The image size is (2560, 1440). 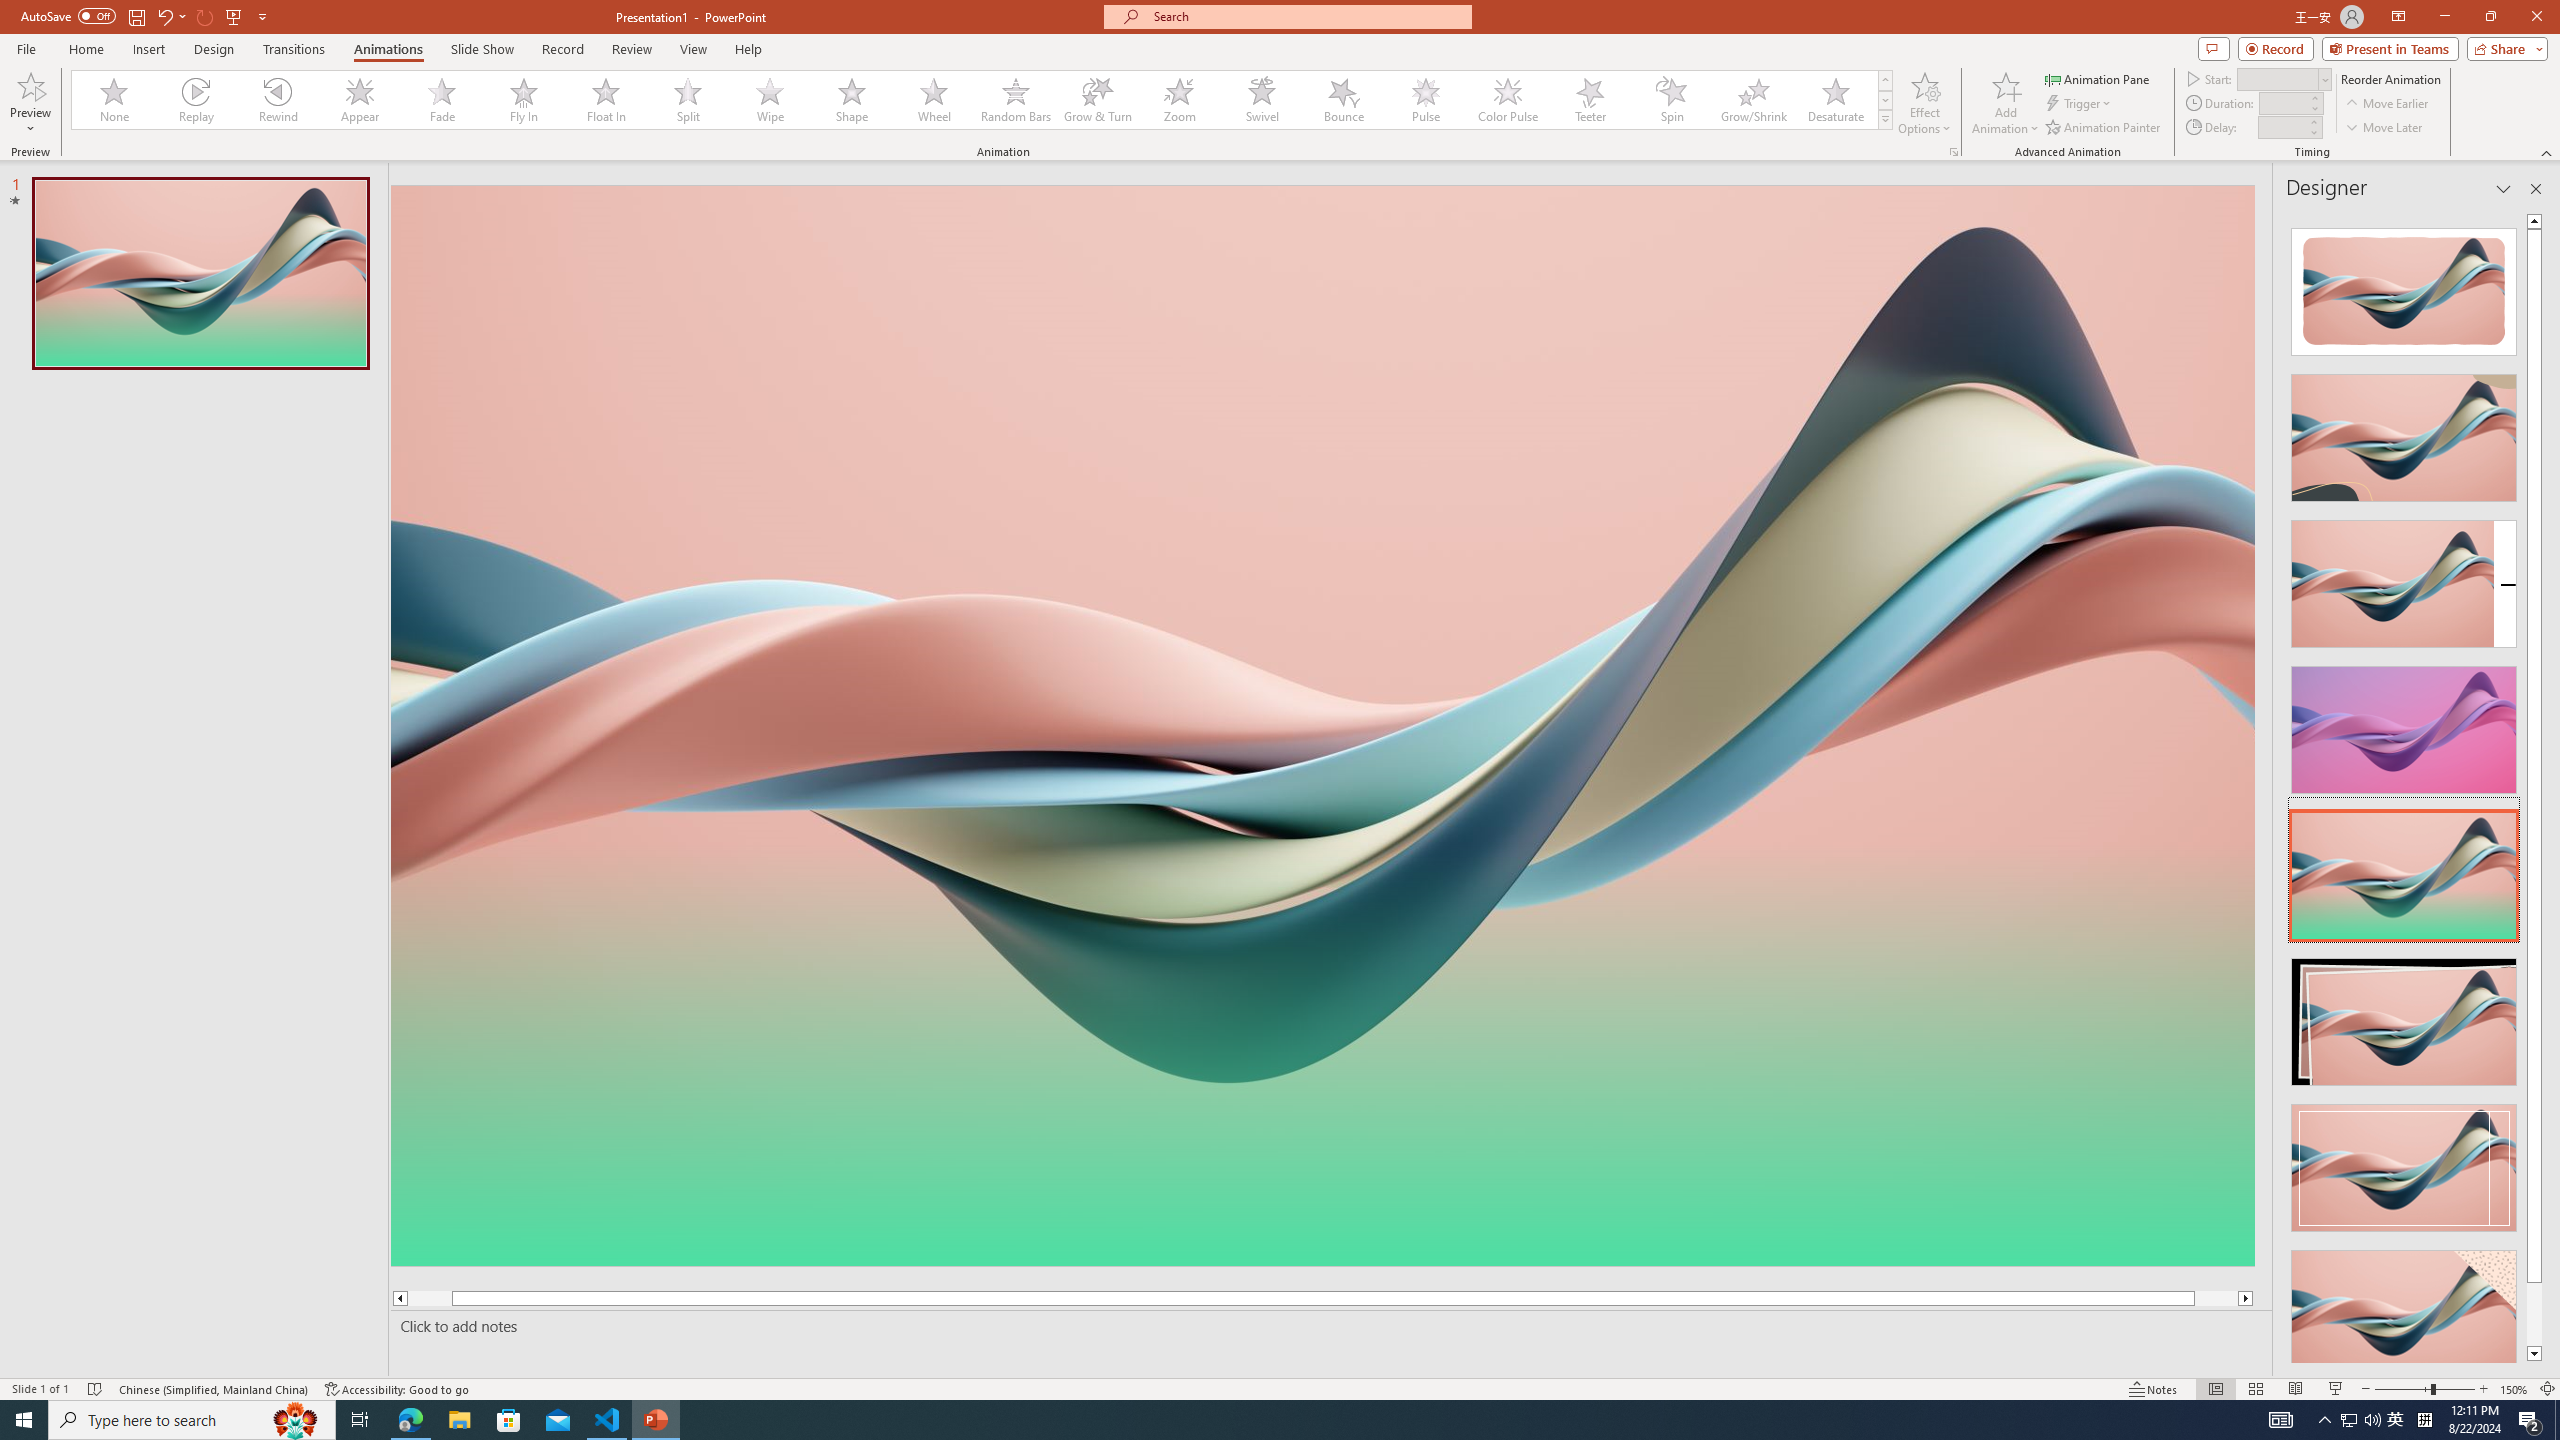 What do you see at coordinates (2535, 188) in the screenshot?
I see `'Close pane'` at bounding box center [2535, 188].